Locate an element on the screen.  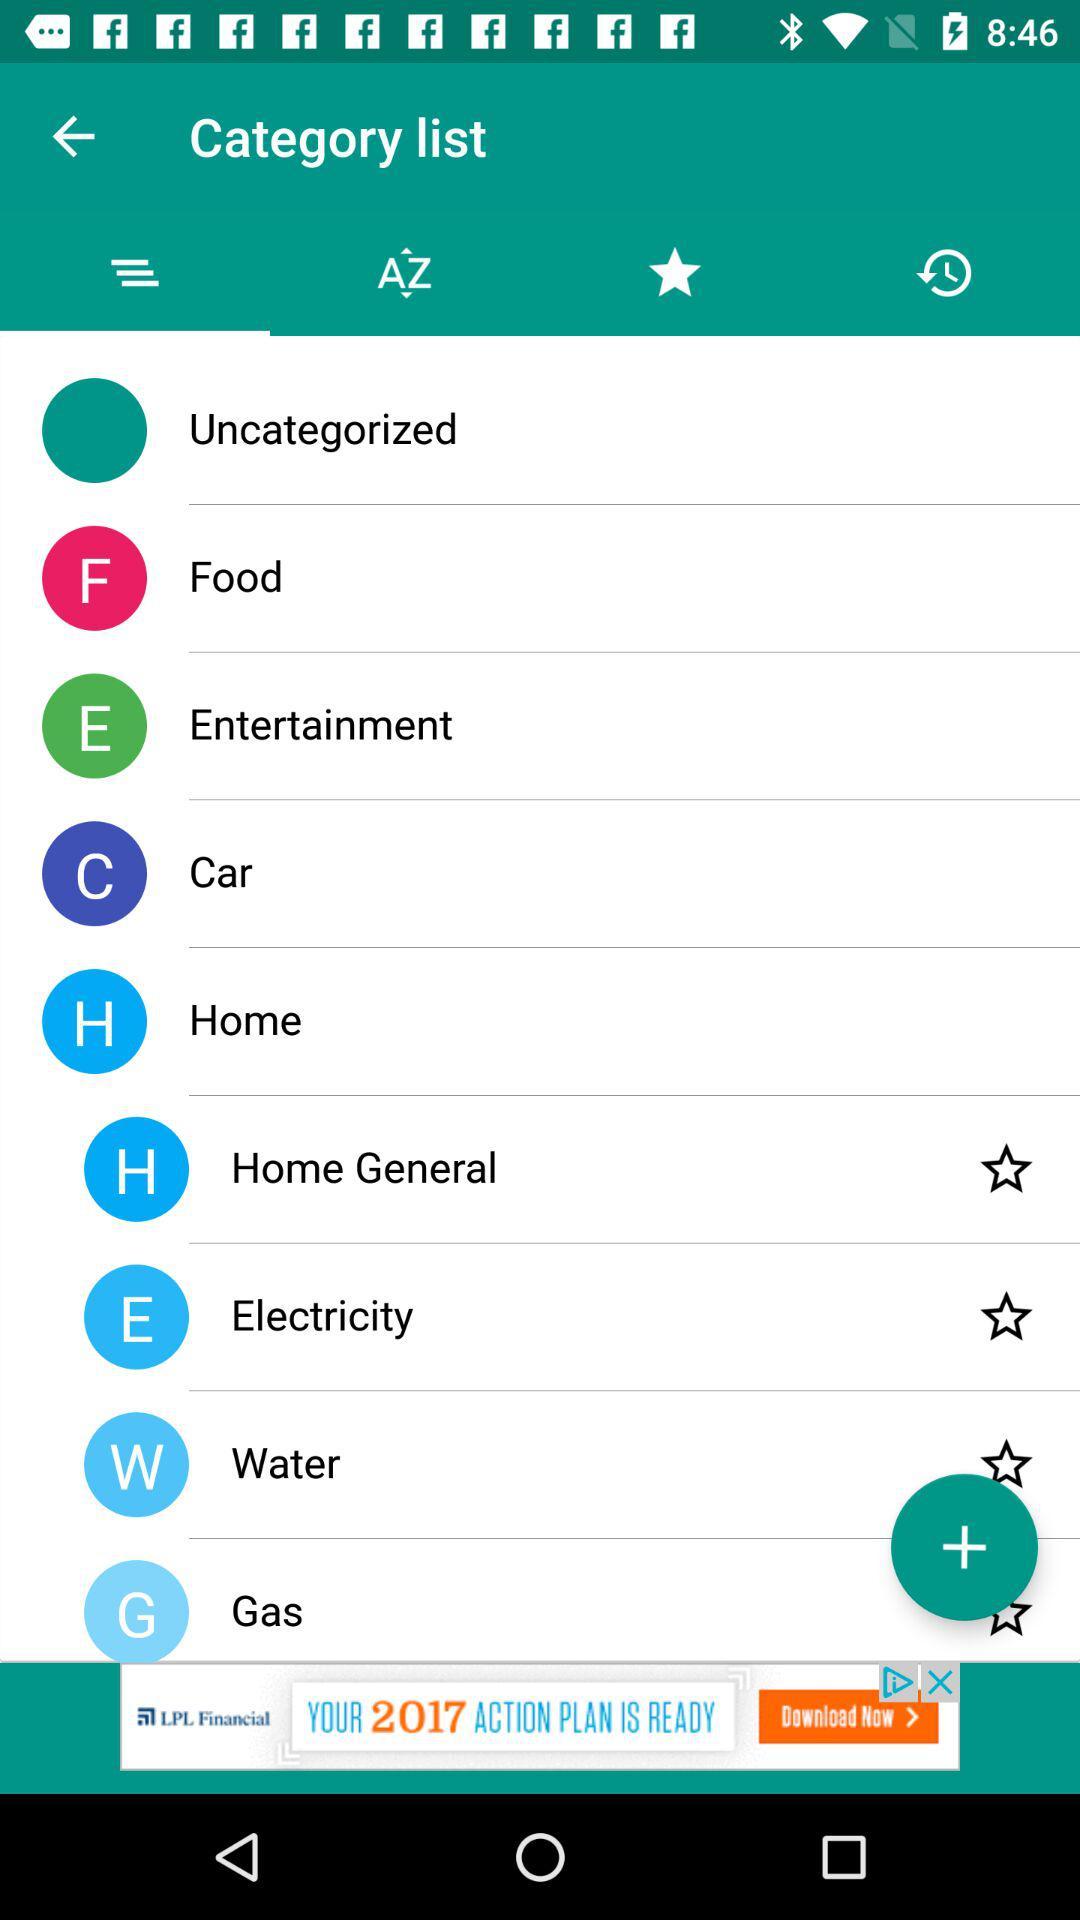
a category is located at coordinates (963, 1546).